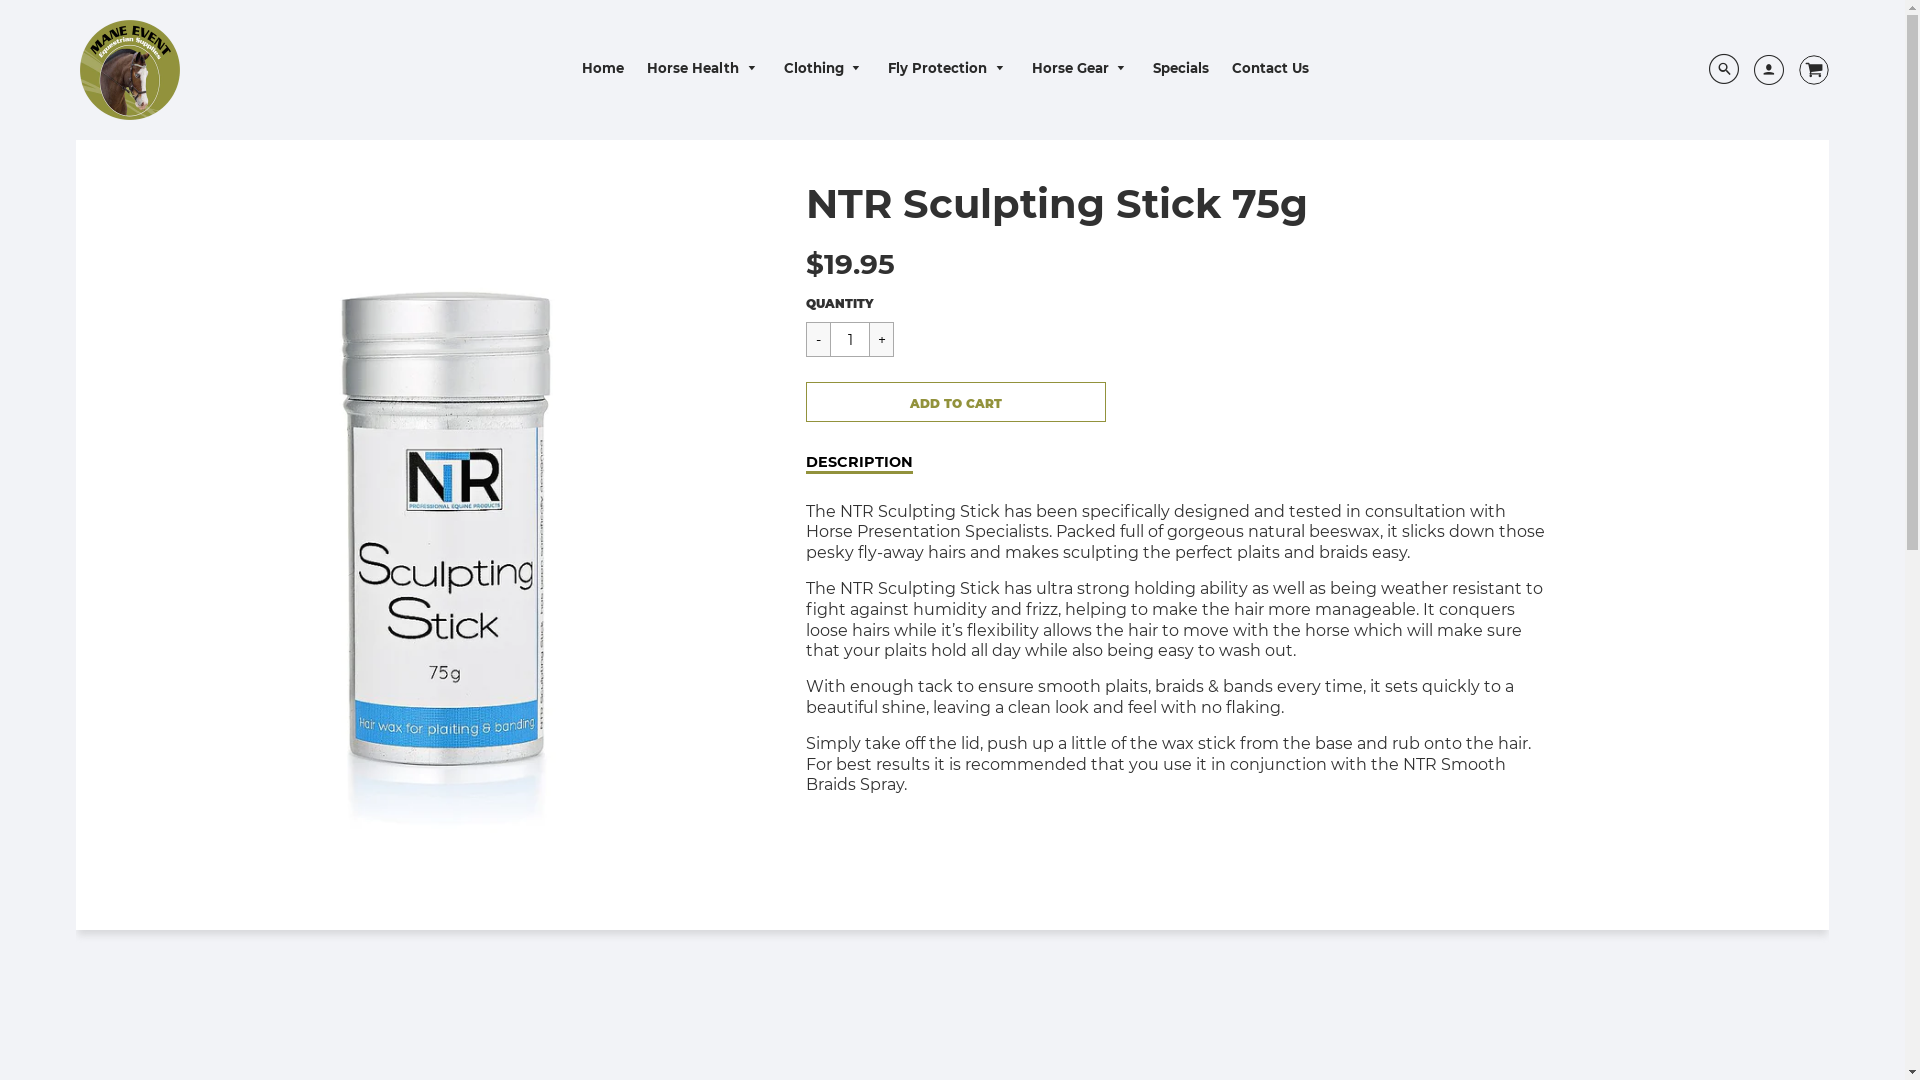  Describe the element at coordinates (1269, 67) in the screenshot. I see `'Contact Us'` at that location.